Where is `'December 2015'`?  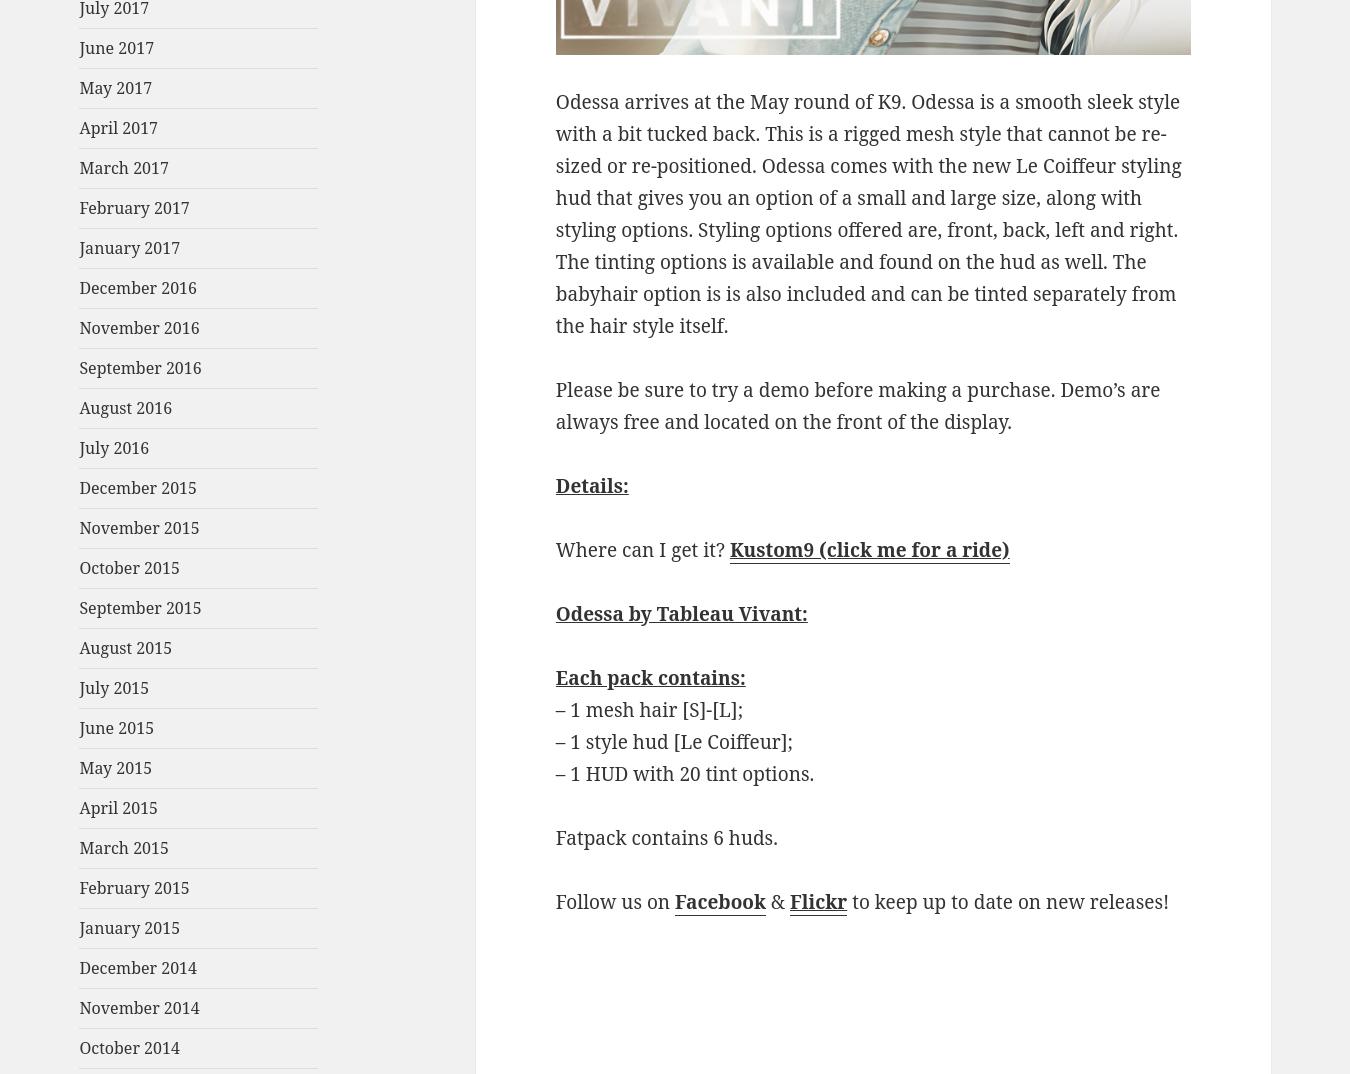 'December 2015' is located at coordinates (137, 488).